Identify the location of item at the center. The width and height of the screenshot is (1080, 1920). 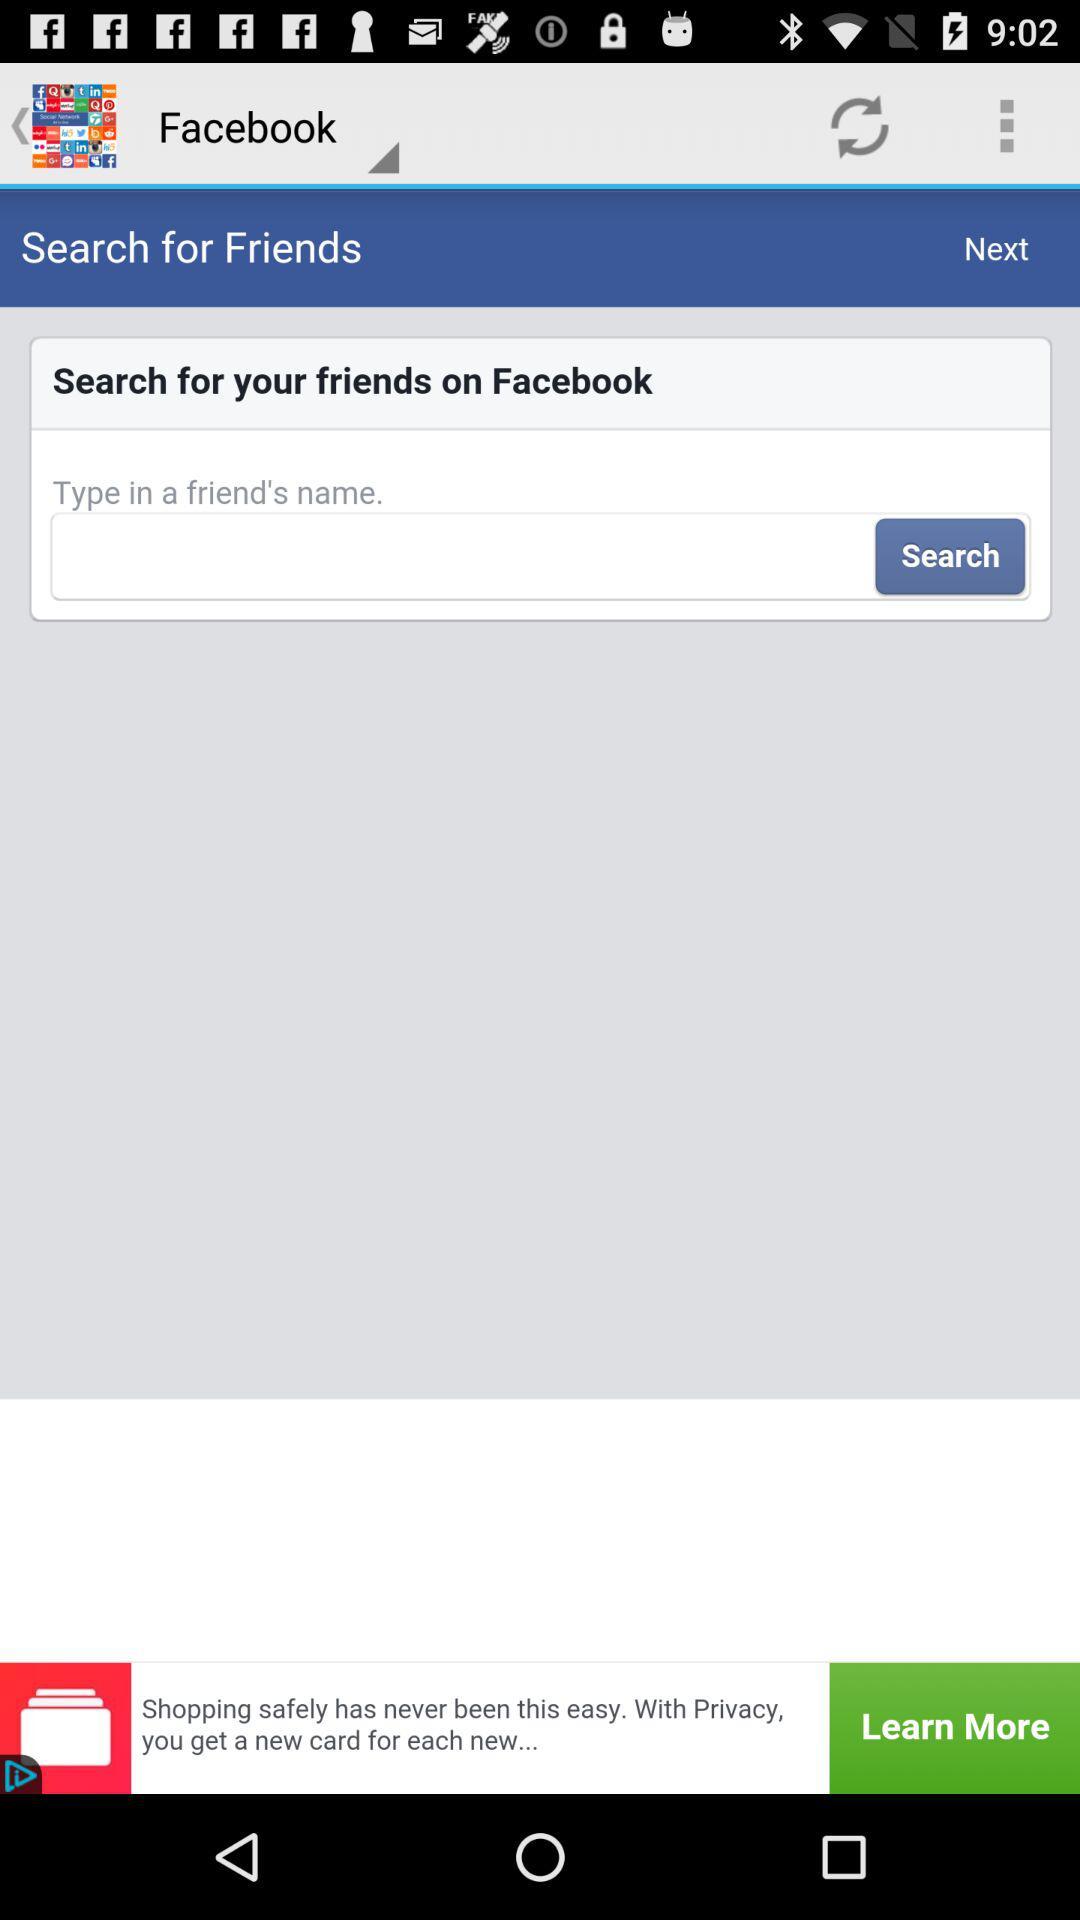
(540, 924).